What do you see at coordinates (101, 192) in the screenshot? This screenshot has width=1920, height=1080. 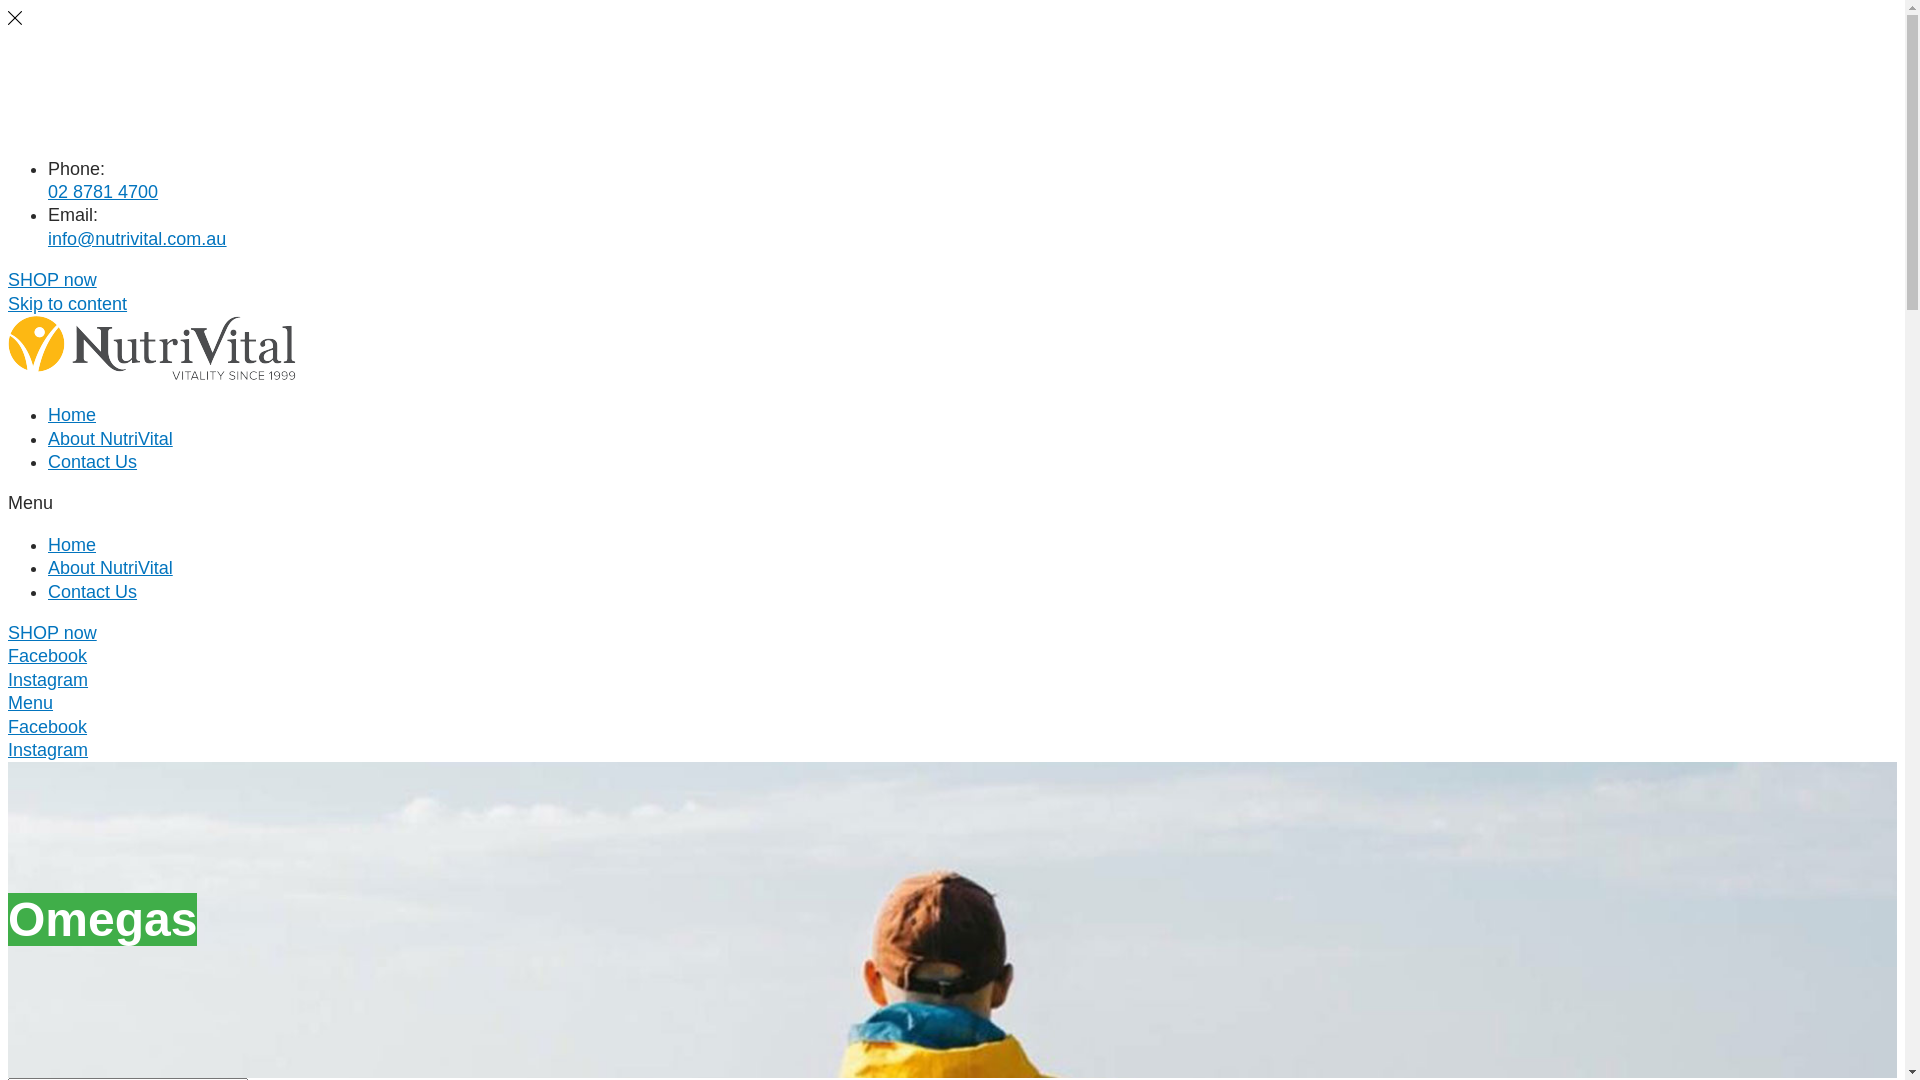 I see `'02 8781 4700'` at bounding box center [101, 192].